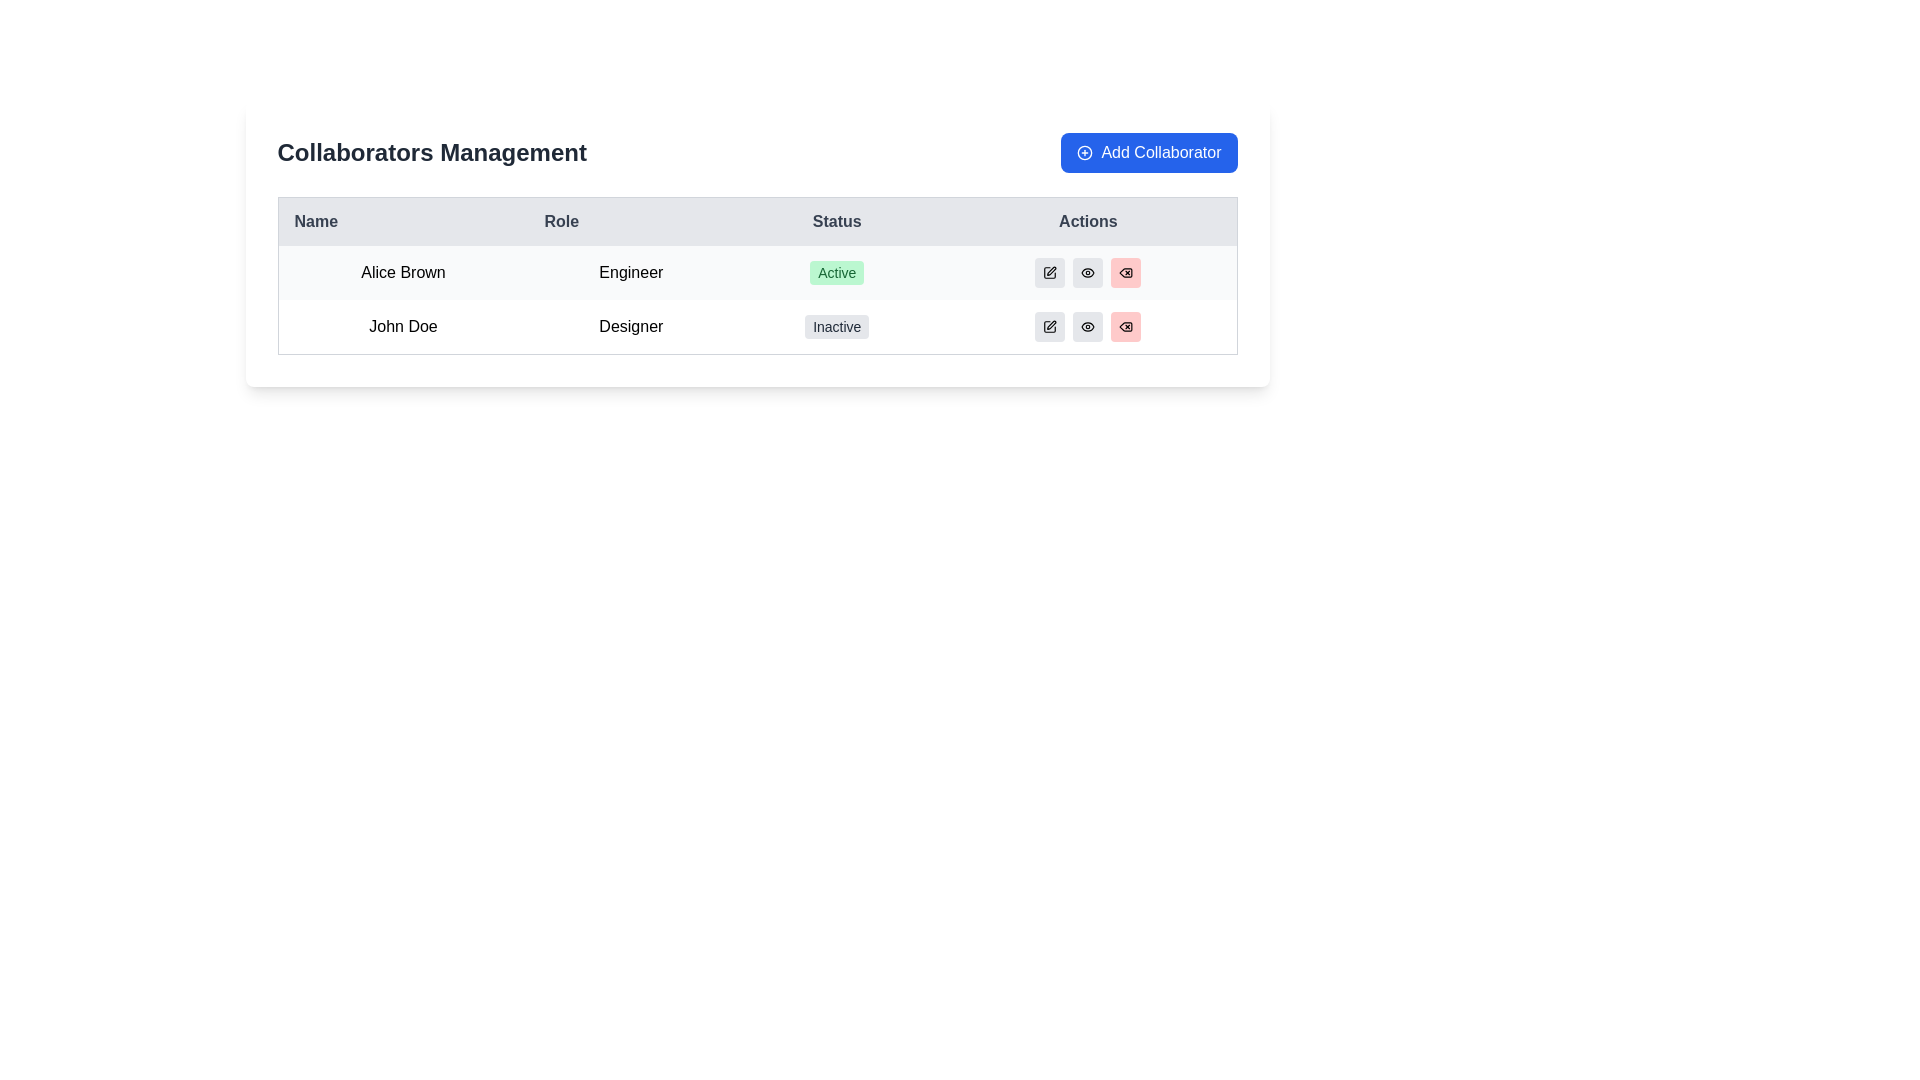 Image resolution: width=1920 pixels, height=1080 pixels. Describe the element at coordinates (756, 326) in the screenshot. I see `the second row of the table representing the user 'John Doe', who is a 'Designer' and currently inactive` at that location.